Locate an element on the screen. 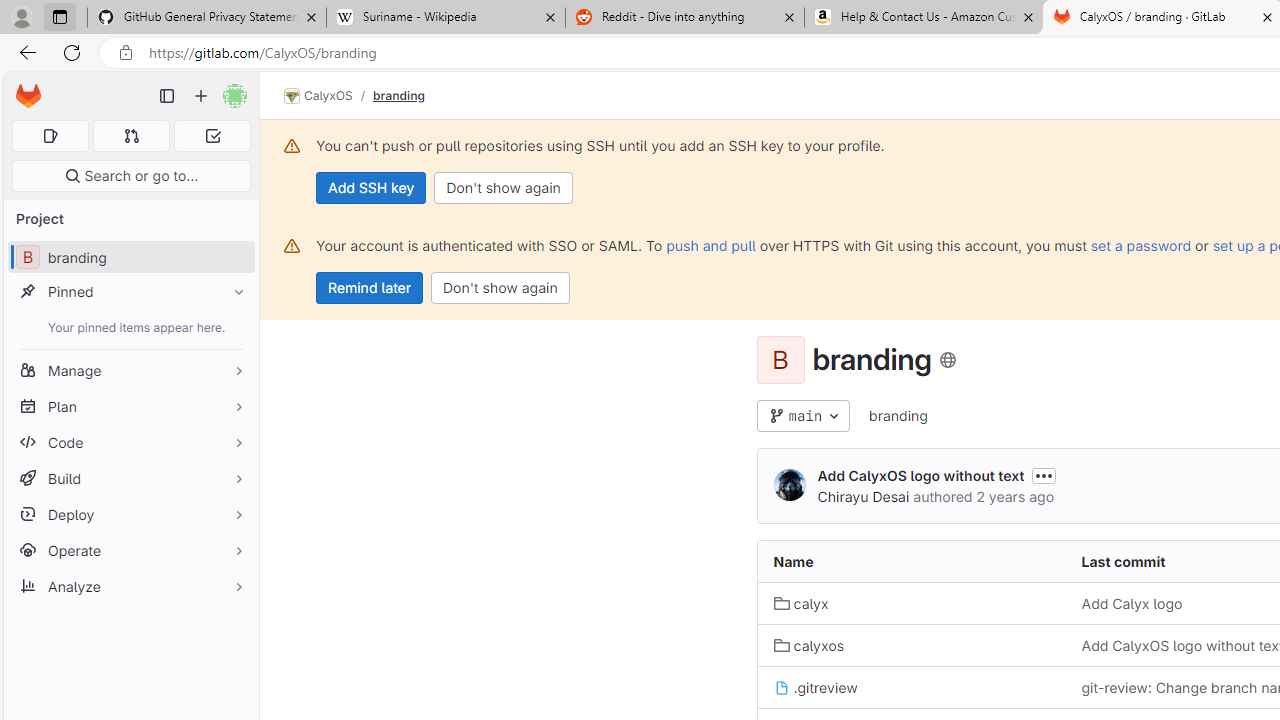 The width and height of the screenshot is (1280, 720). 'branding' is located at coordinates (897, 414).